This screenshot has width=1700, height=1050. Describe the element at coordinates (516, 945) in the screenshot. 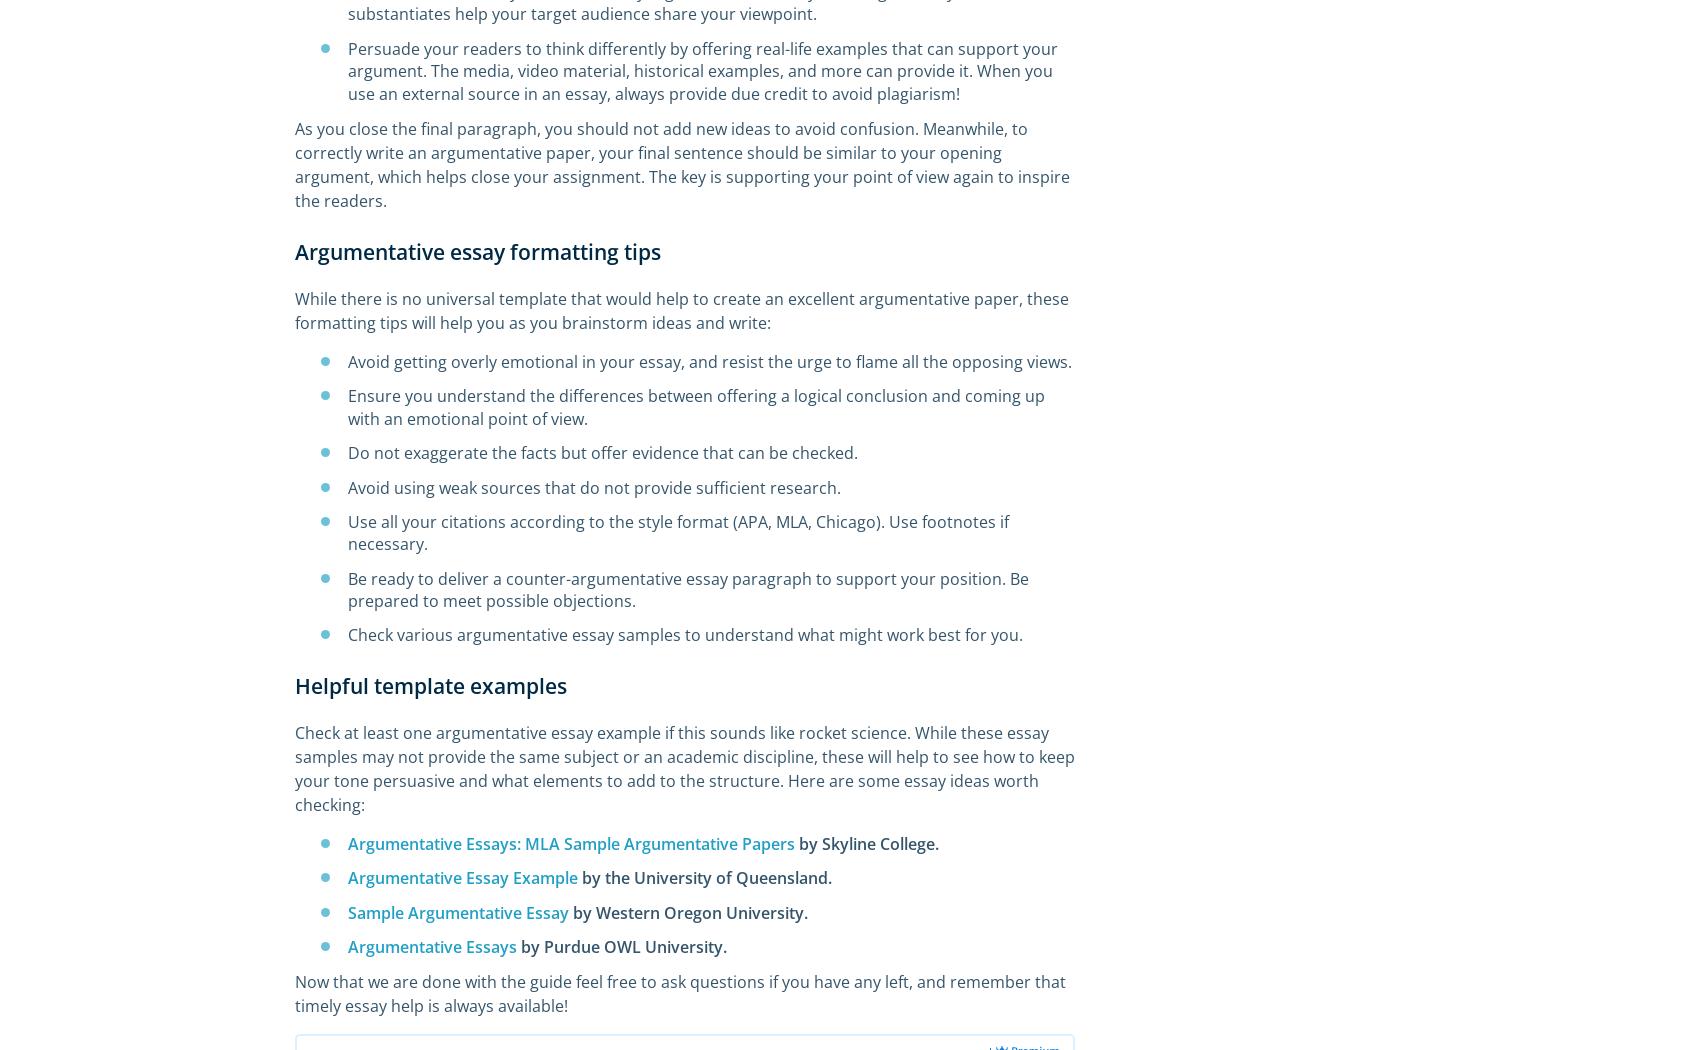

I see `'by Purdue OWL University.'` at that location.